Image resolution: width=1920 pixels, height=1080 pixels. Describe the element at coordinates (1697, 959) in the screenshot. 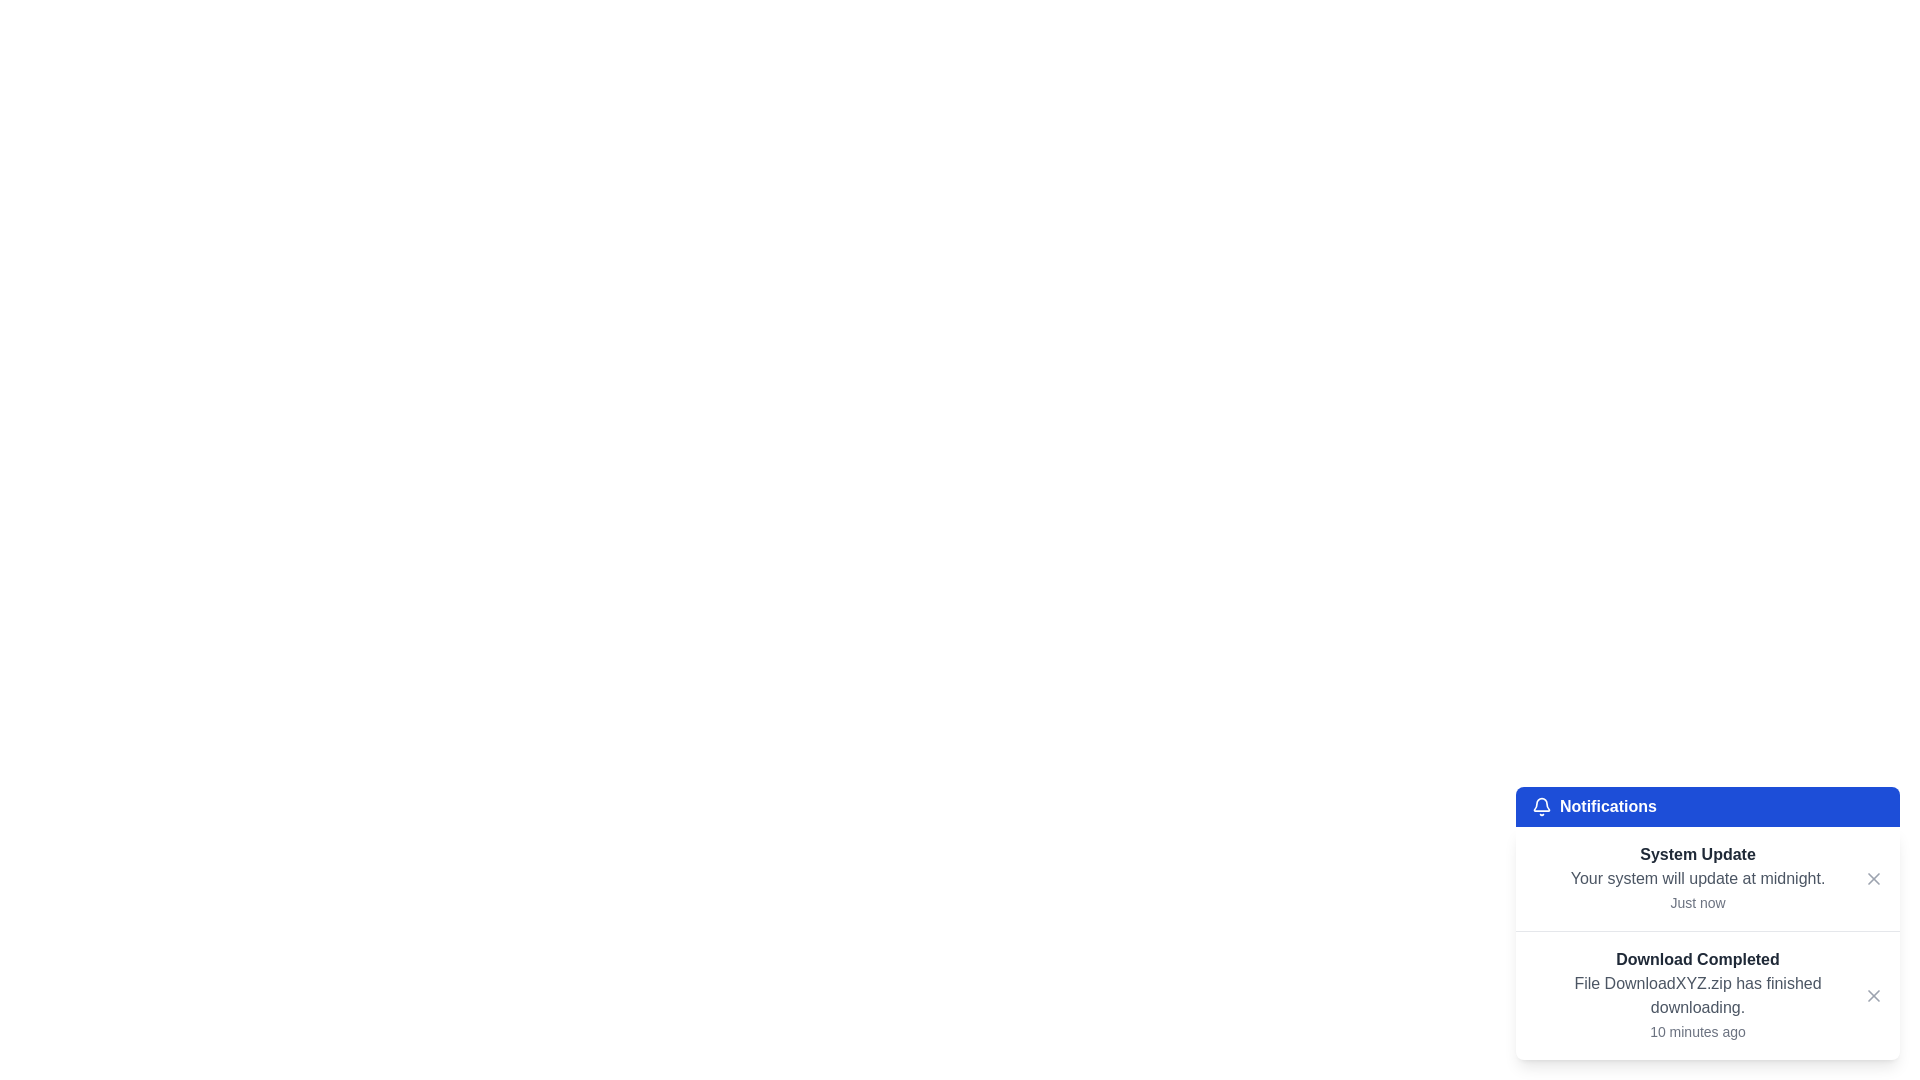

I see `the bold text label displaying 'Download Completed' in dark gray, which indicates a completed file download` at that location.